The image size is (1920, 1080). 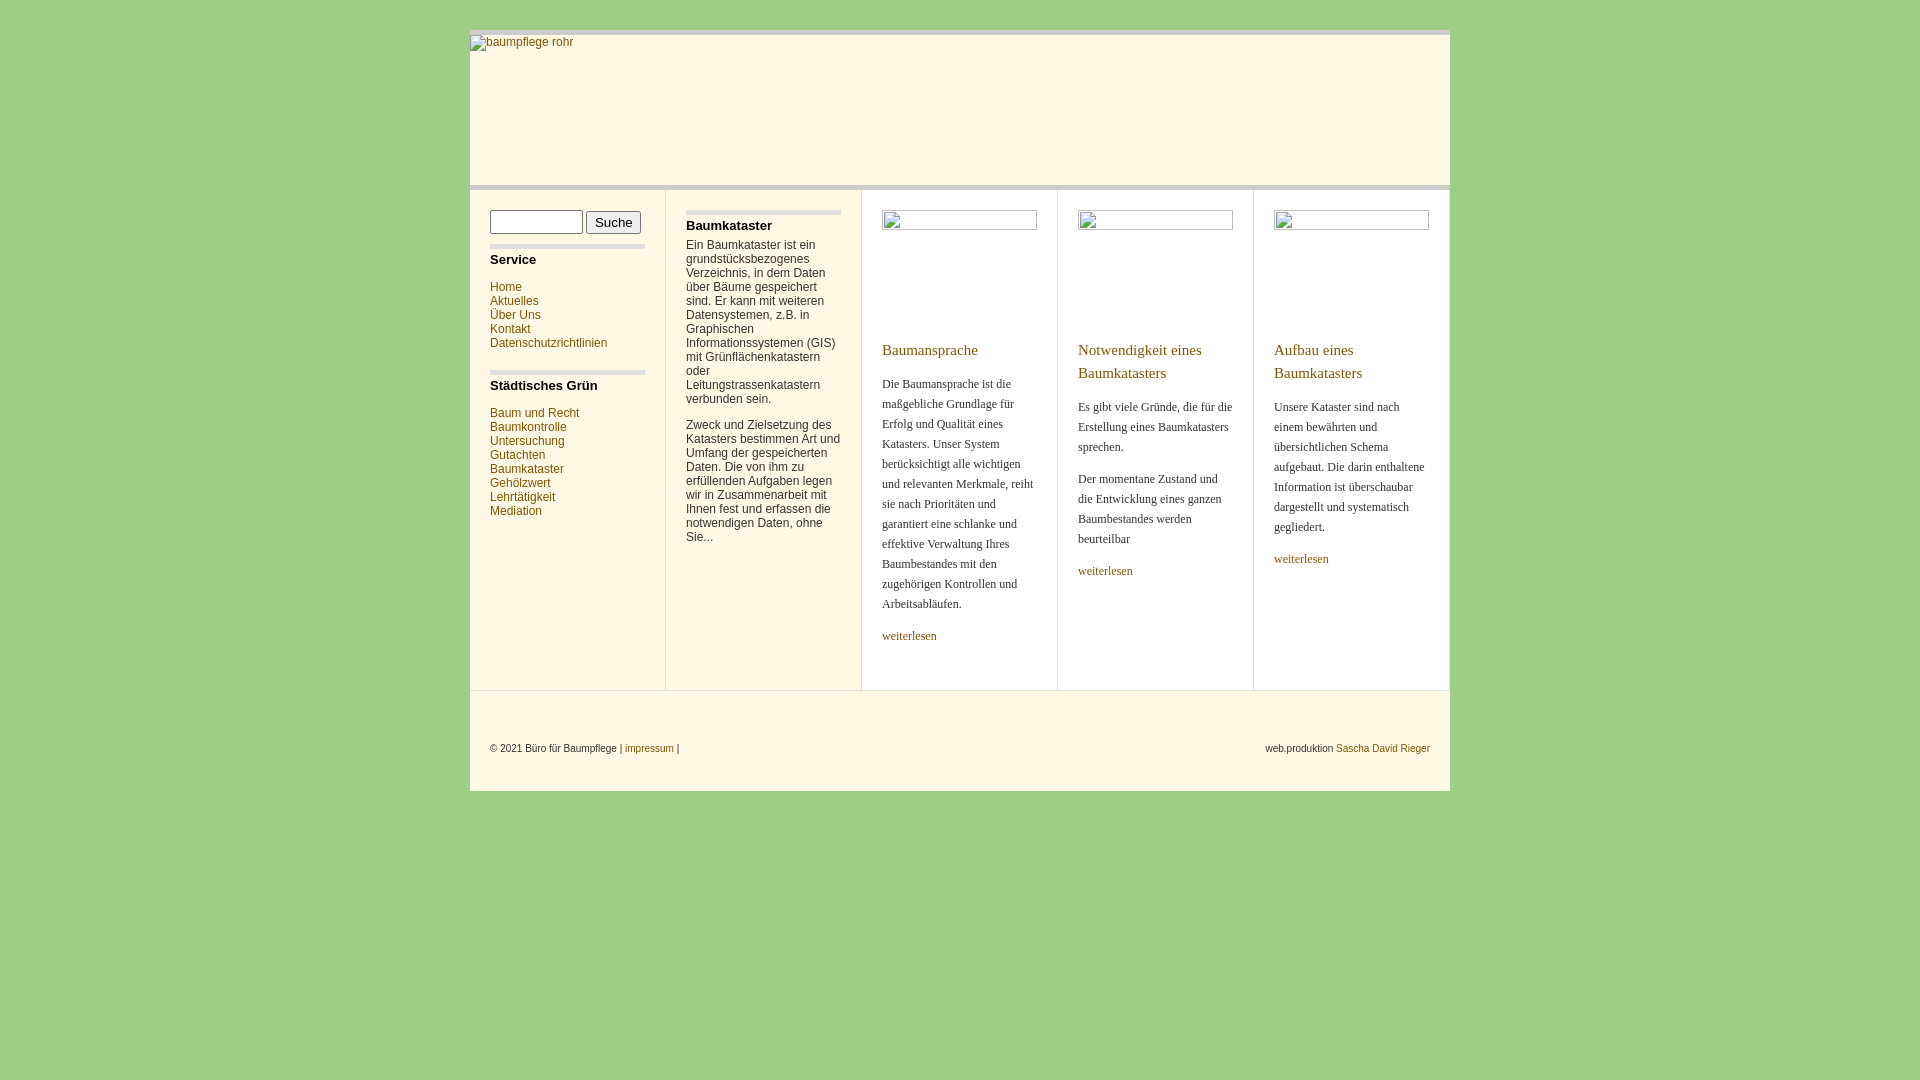 What do you see at coordinates (489, 327) in the screenshot?
I see `'Kontakt'` at bounding box center [489, 327].